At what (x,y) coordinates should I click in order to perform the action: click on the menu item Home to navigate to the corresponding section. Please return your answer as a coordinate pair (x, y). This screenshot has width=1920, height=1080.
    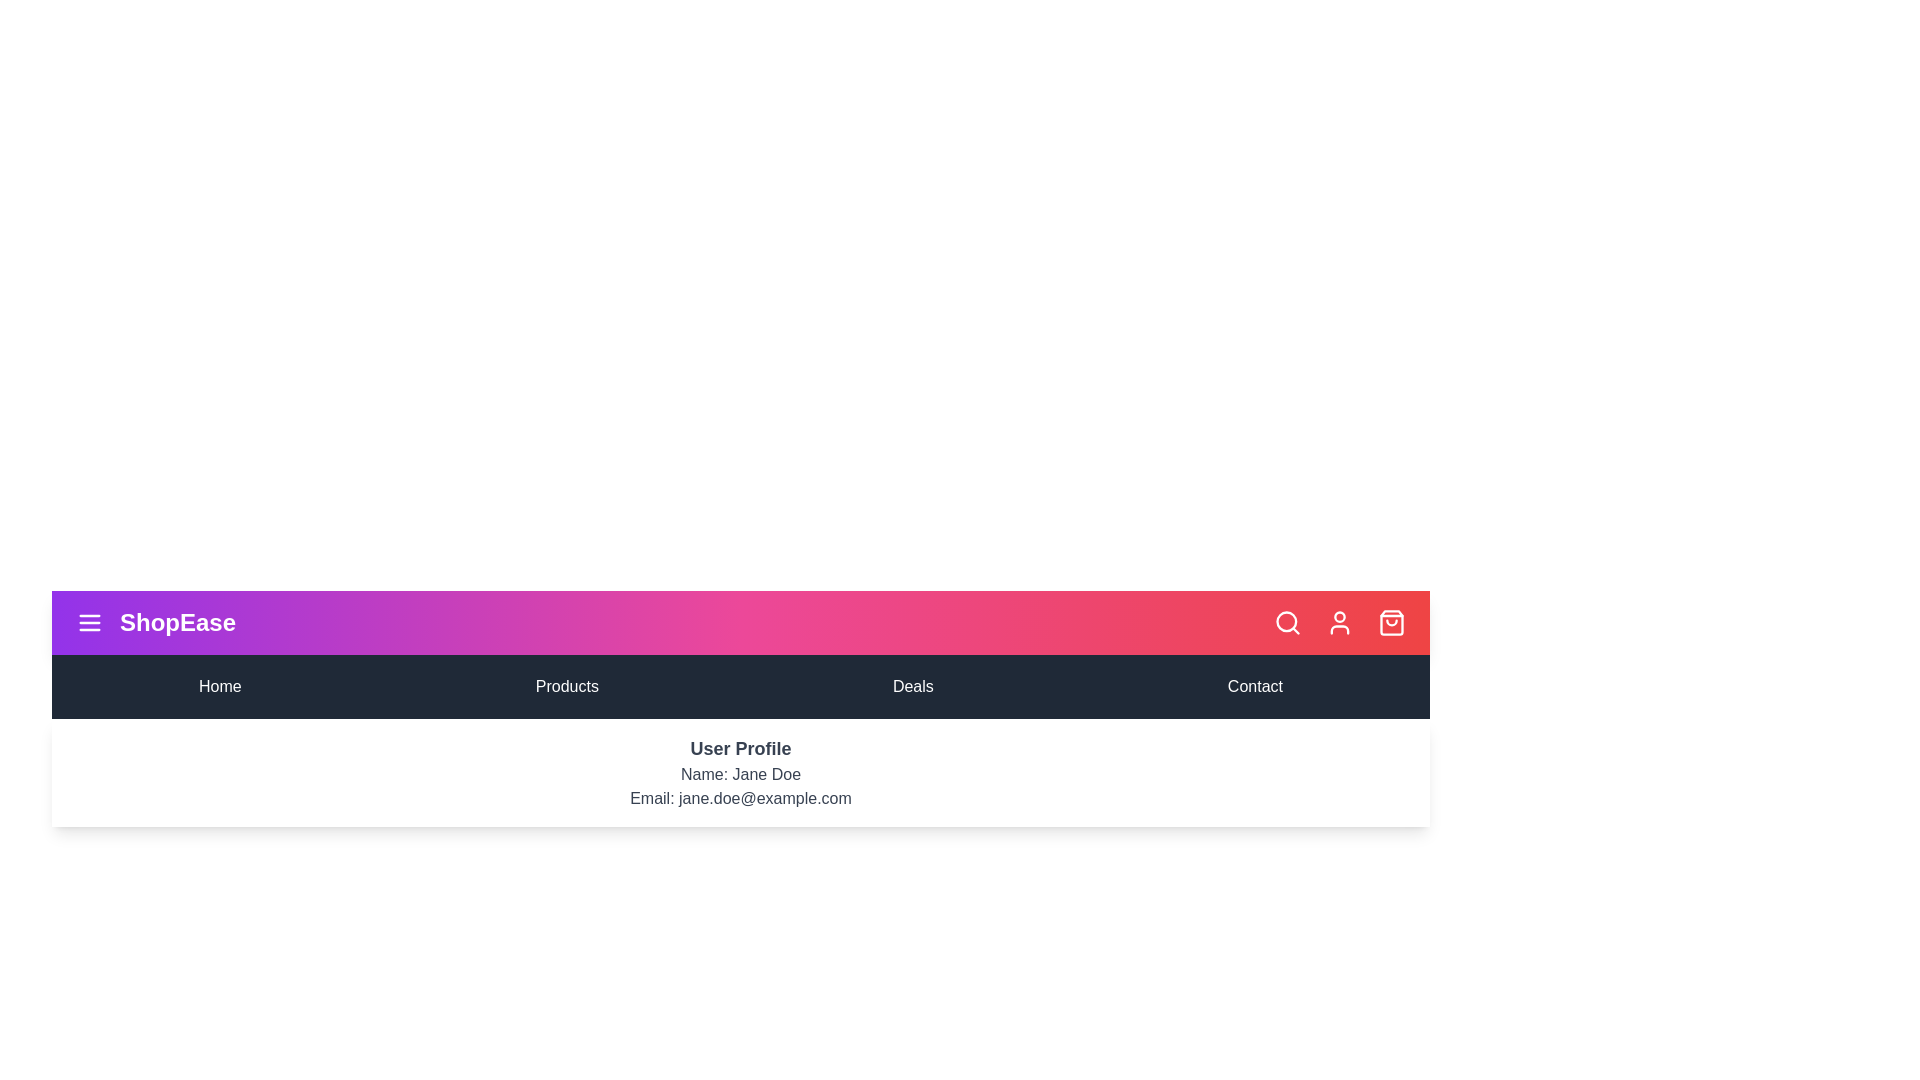
    Looking at the image, I should click on (220, 685).